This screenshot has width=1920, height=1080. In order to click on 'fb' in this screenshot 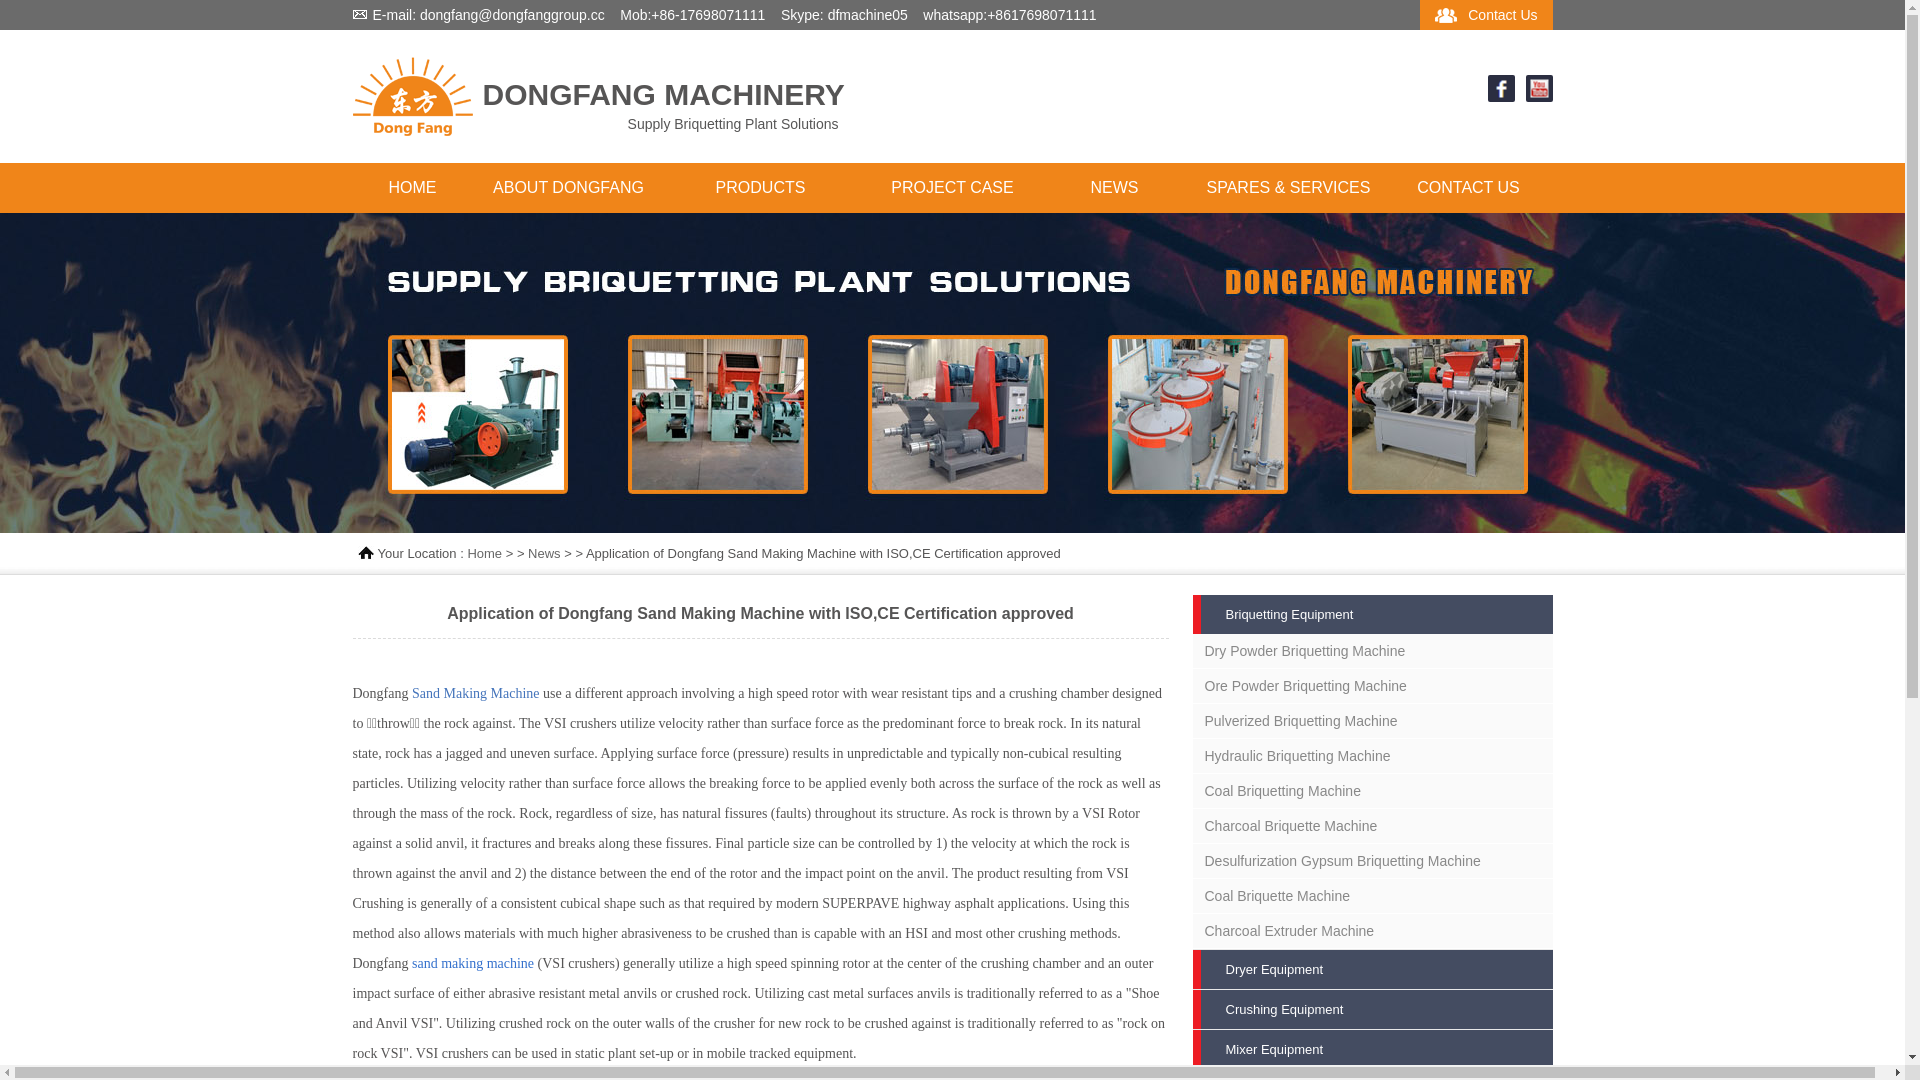, I will do `click(1501, 96)`.